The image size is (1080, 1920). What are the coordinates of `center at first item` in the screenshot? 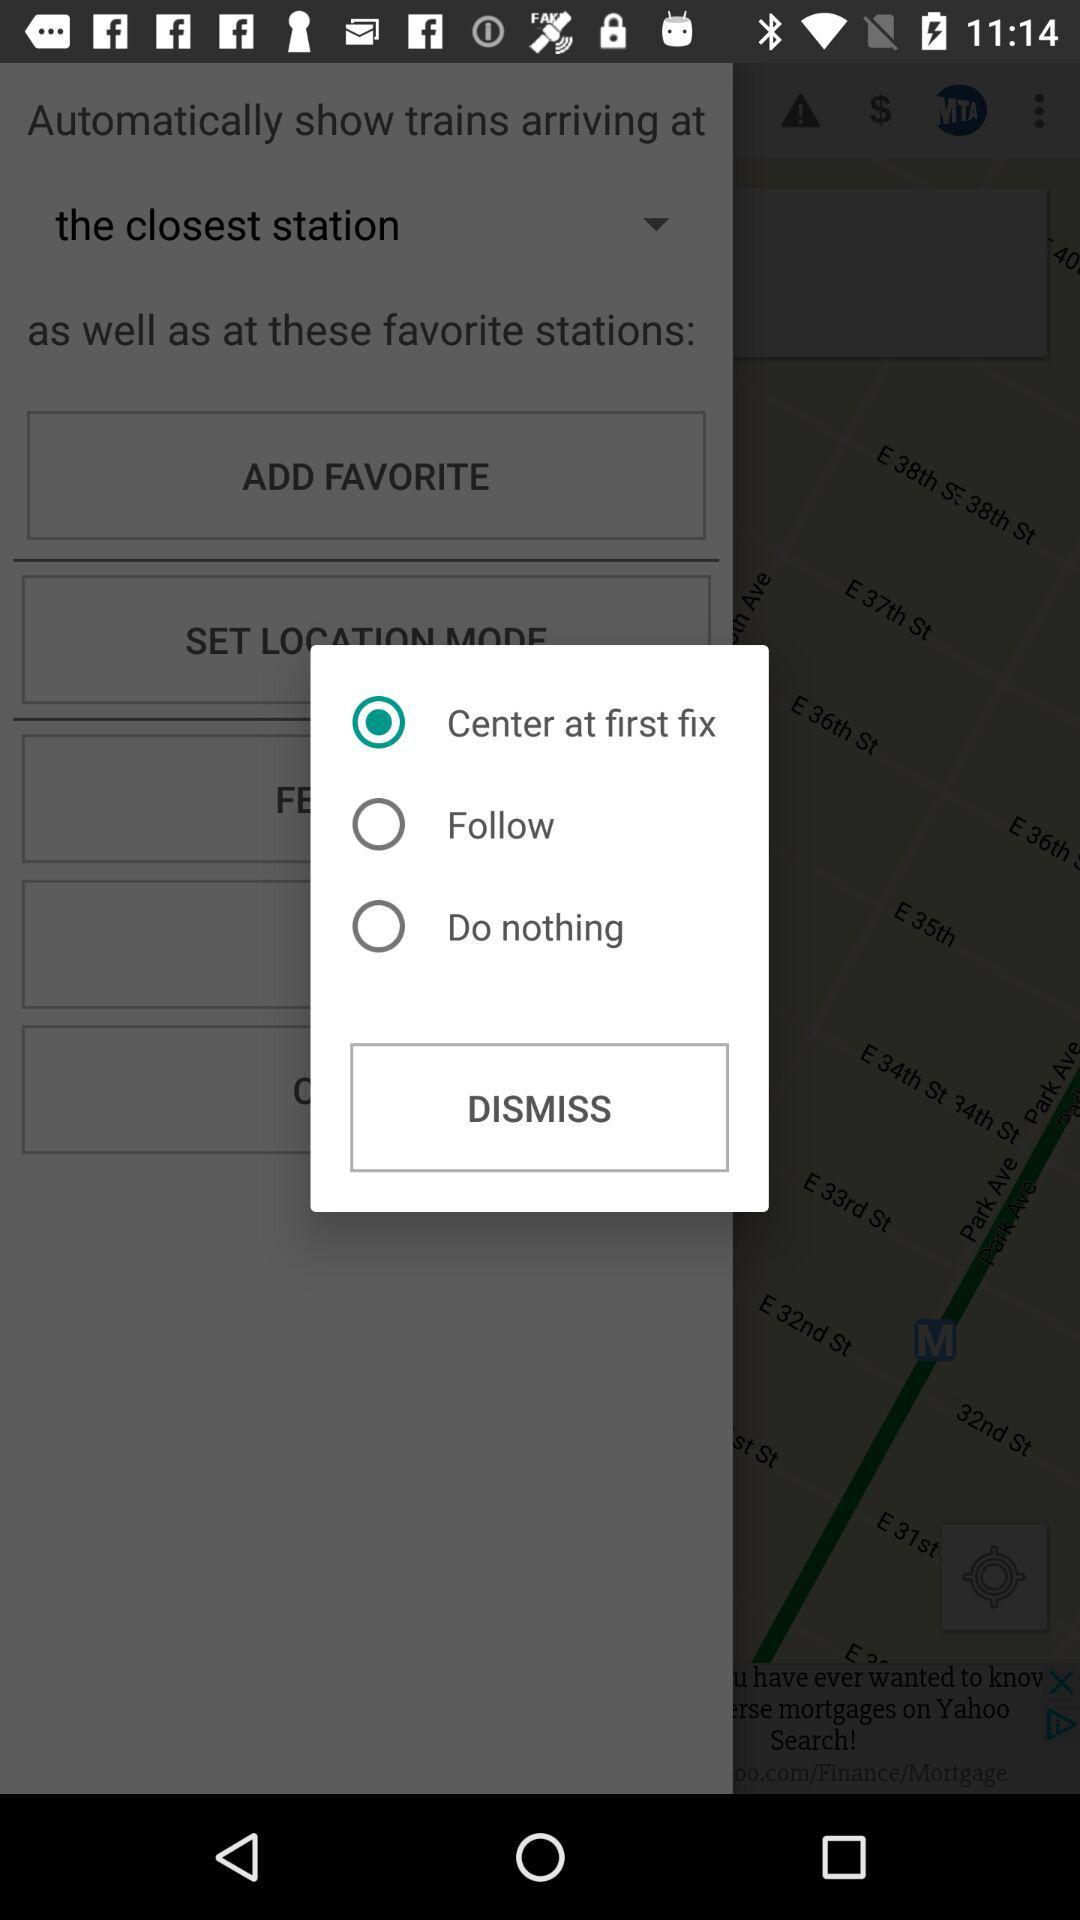 It's located at (538, 721).